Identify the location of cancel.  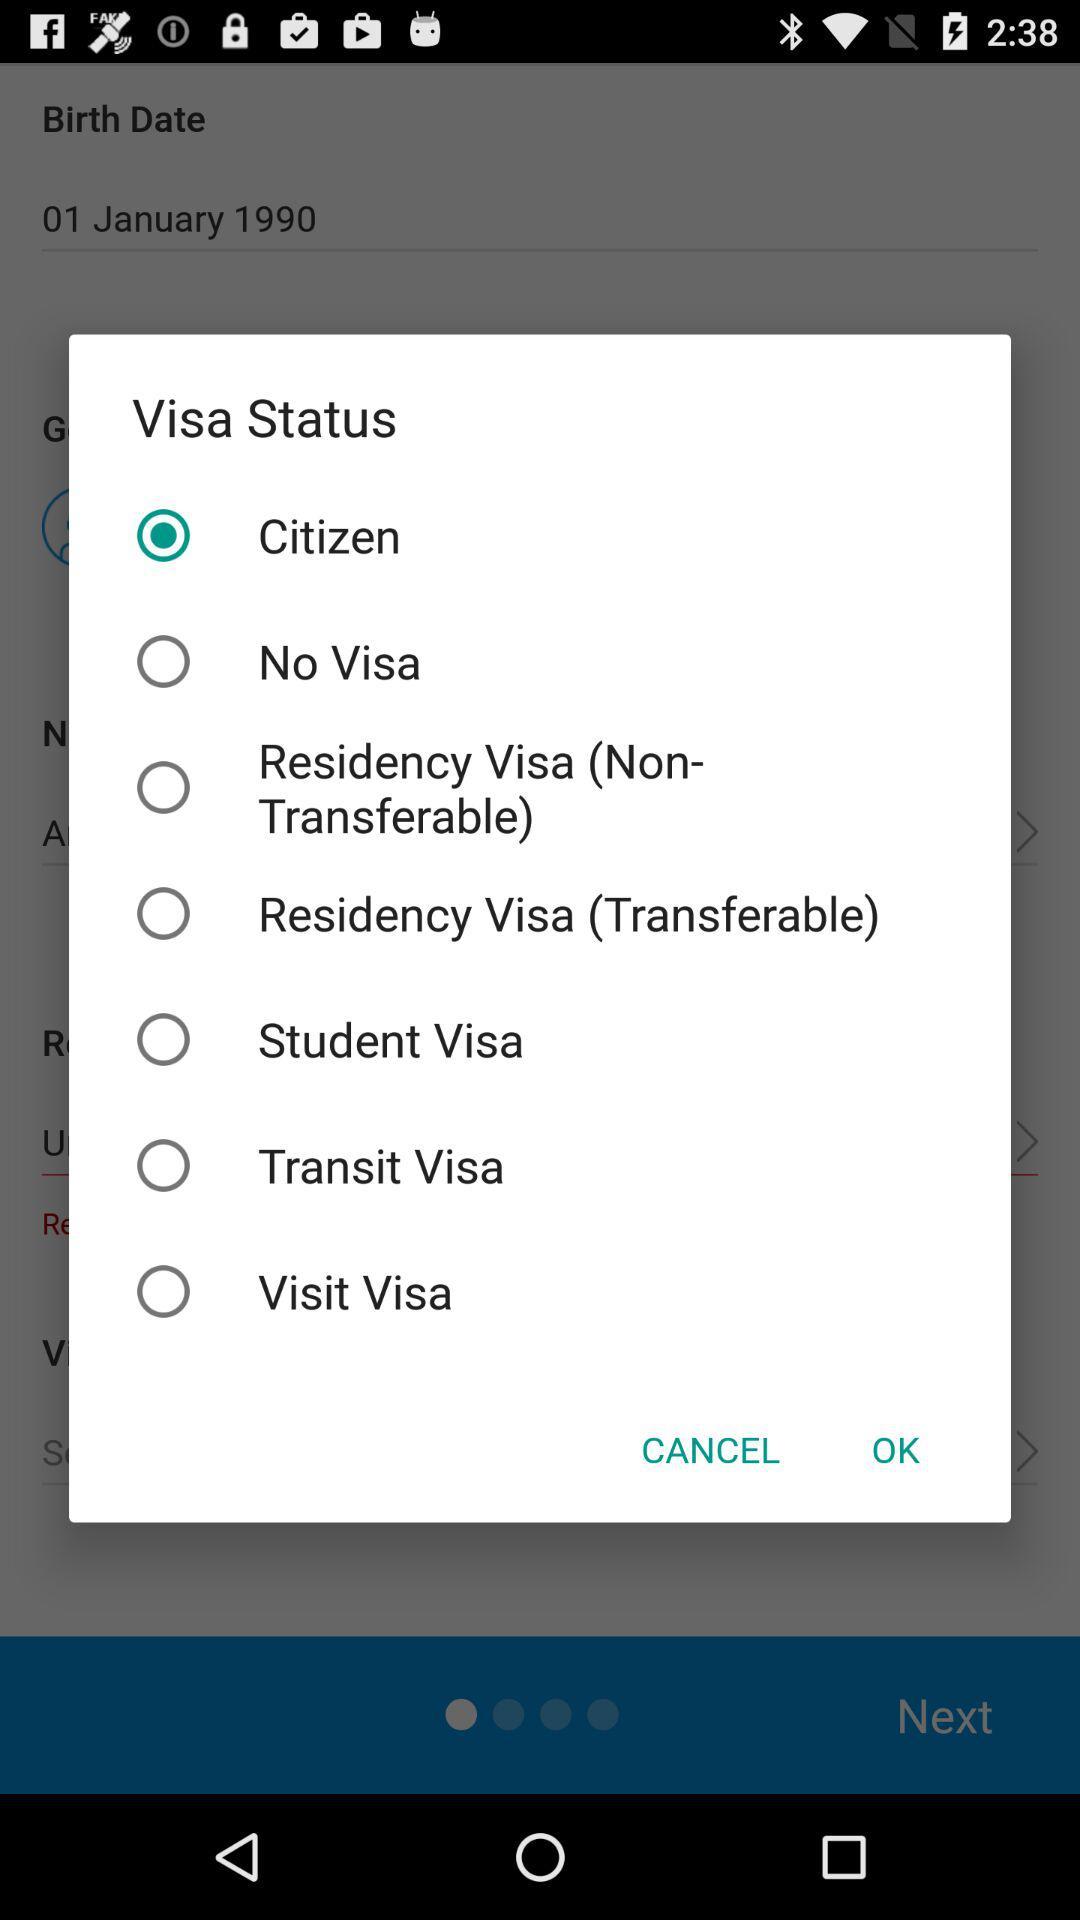
(709, 1449).